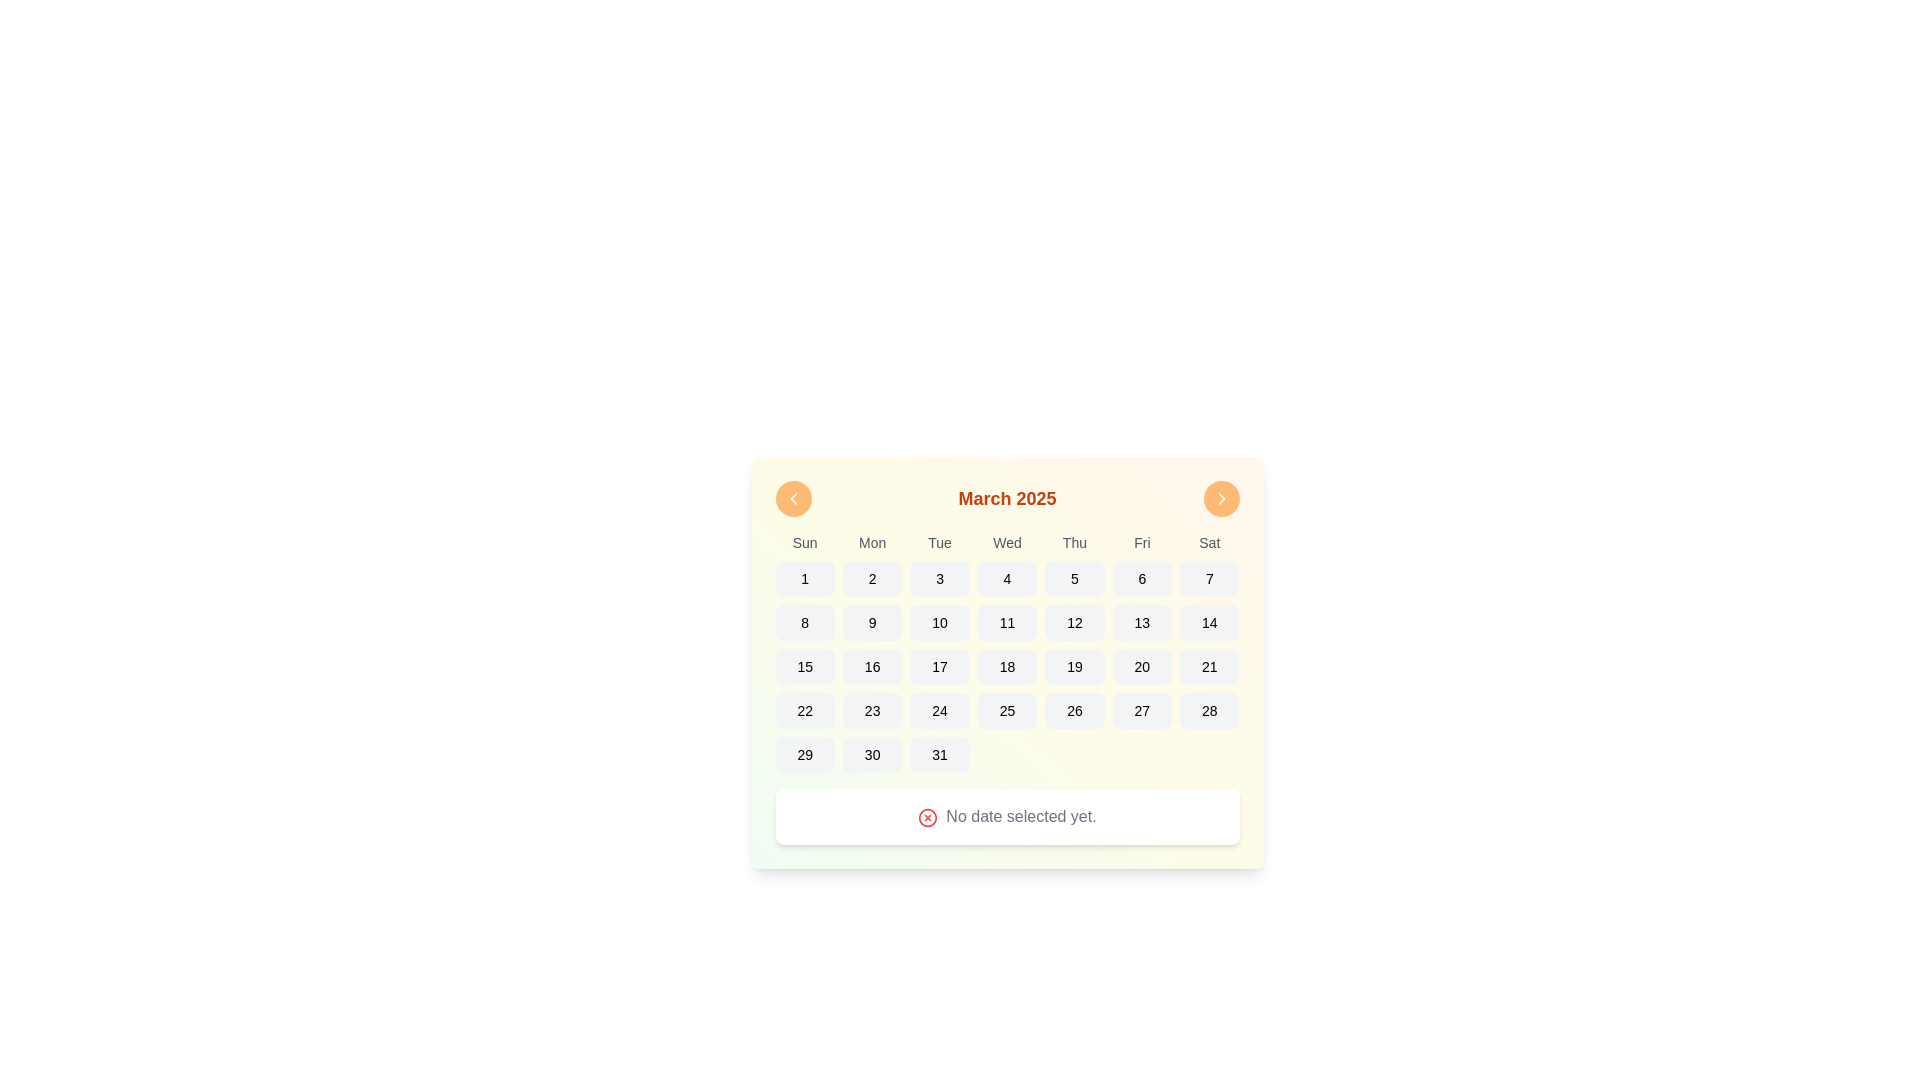 This screenshot has height=1080, width=1920. I want to click on the text element that displays the currently selected month and year in the calendar interface, which is centrally positioned in the header of the calendar grid, so click(1007, 497).